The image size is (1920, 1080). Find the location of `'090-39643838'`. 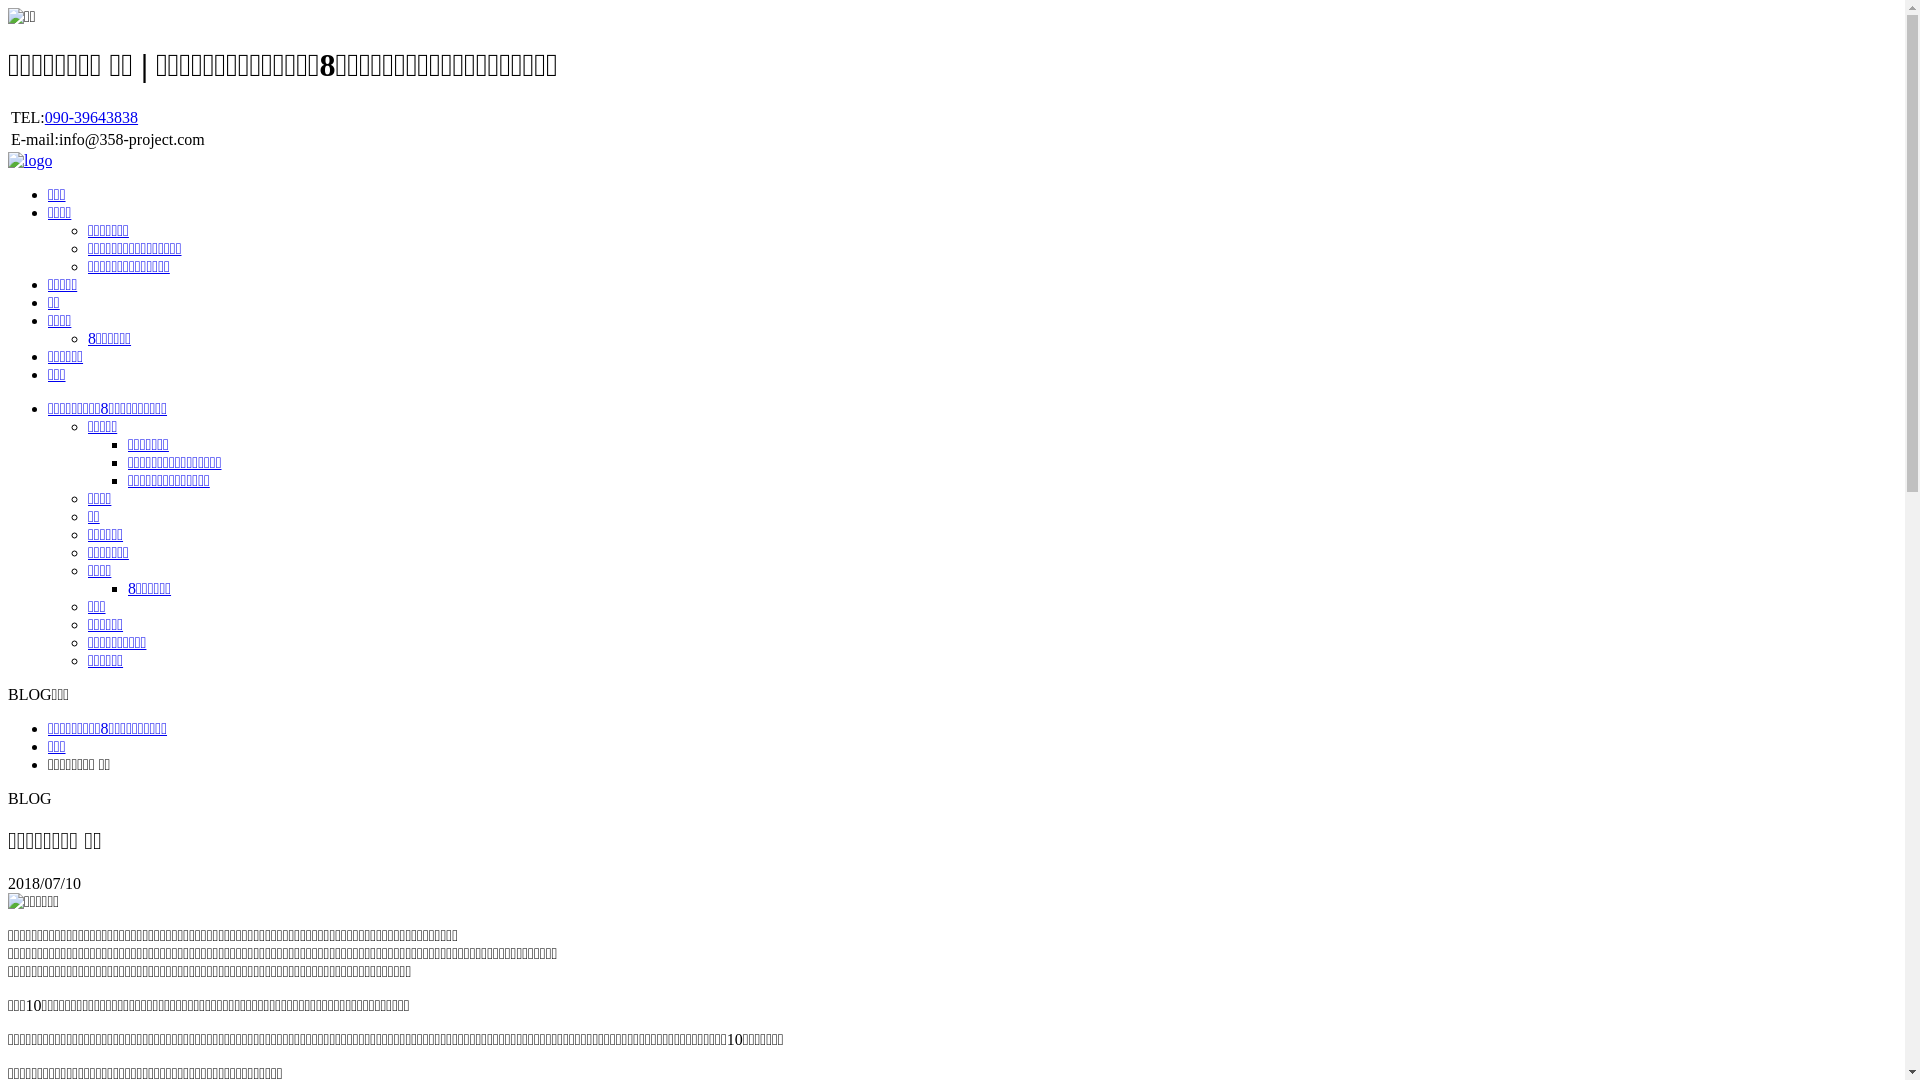

'090-39643838' is located at coordinates (90, 117).